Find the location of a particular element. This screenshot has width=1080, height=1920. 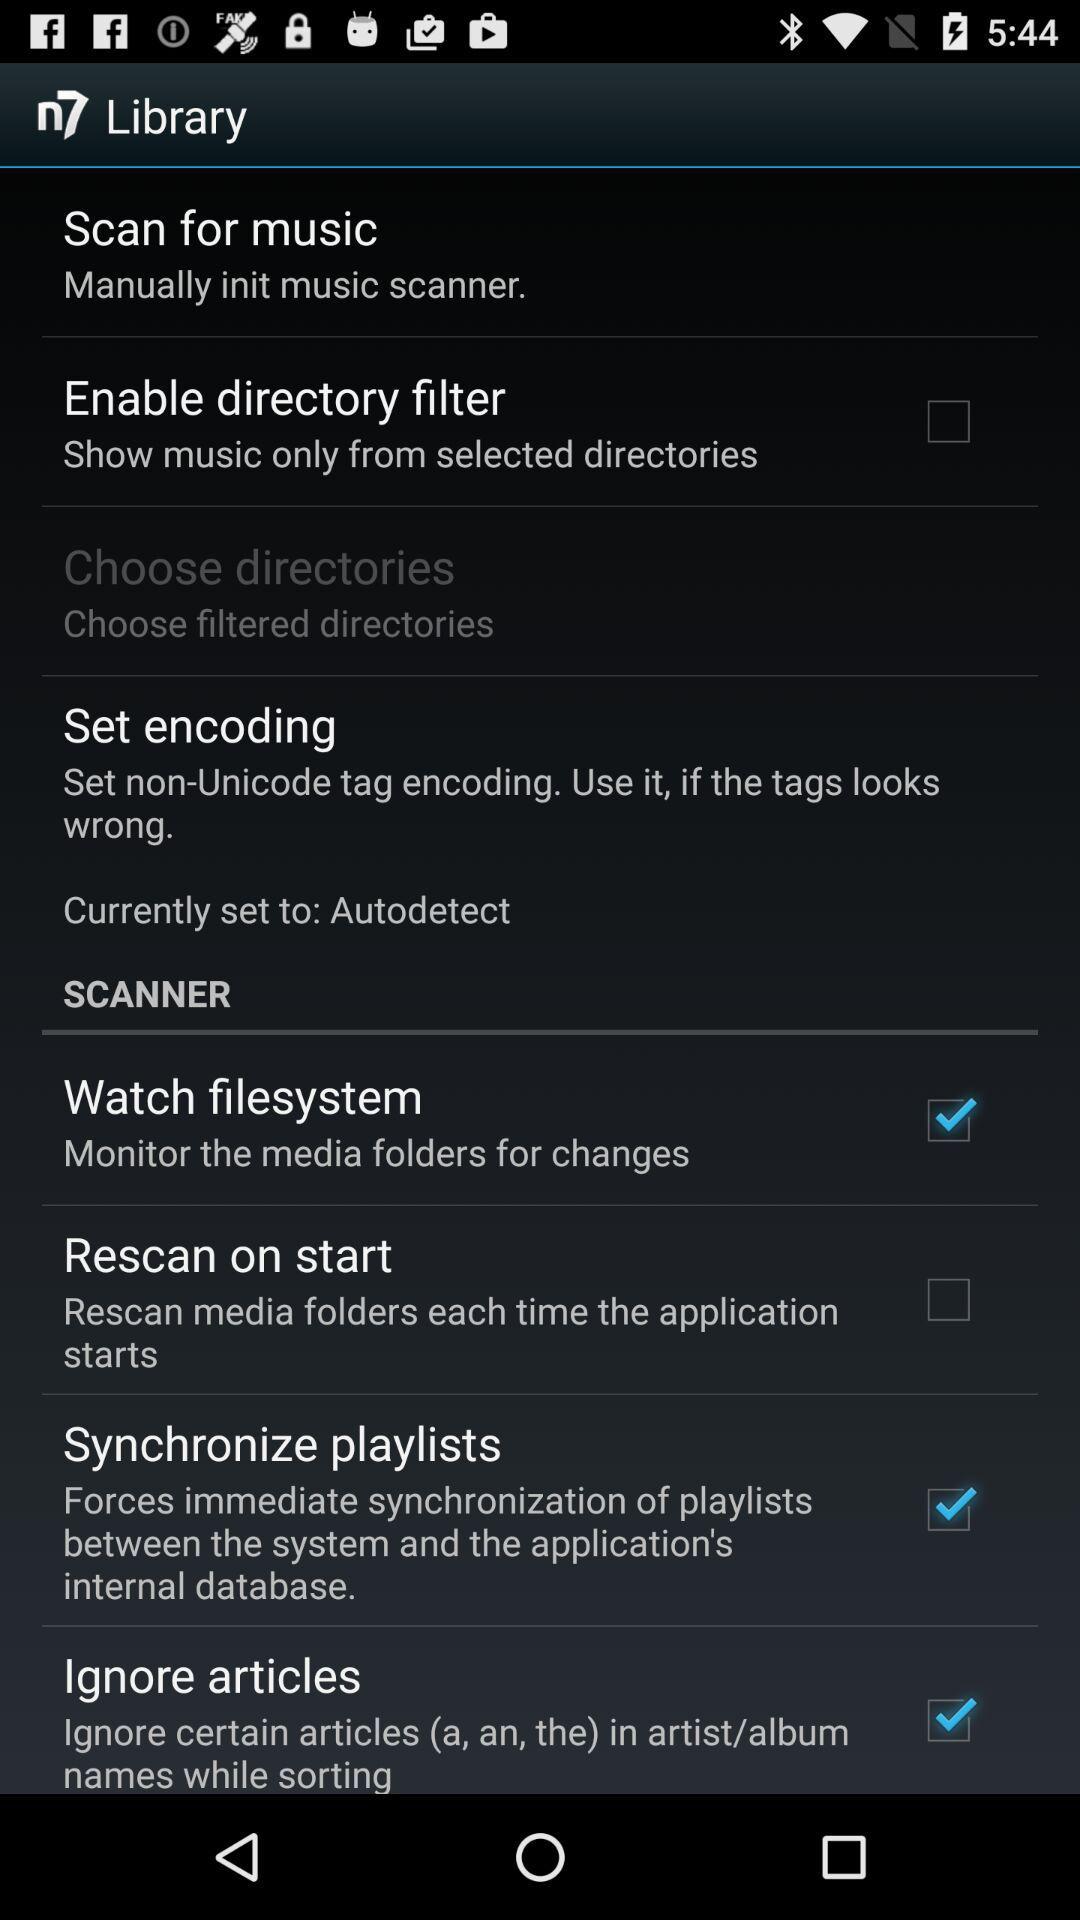

icon below manually init music icon is located at coordinates (284, 396).